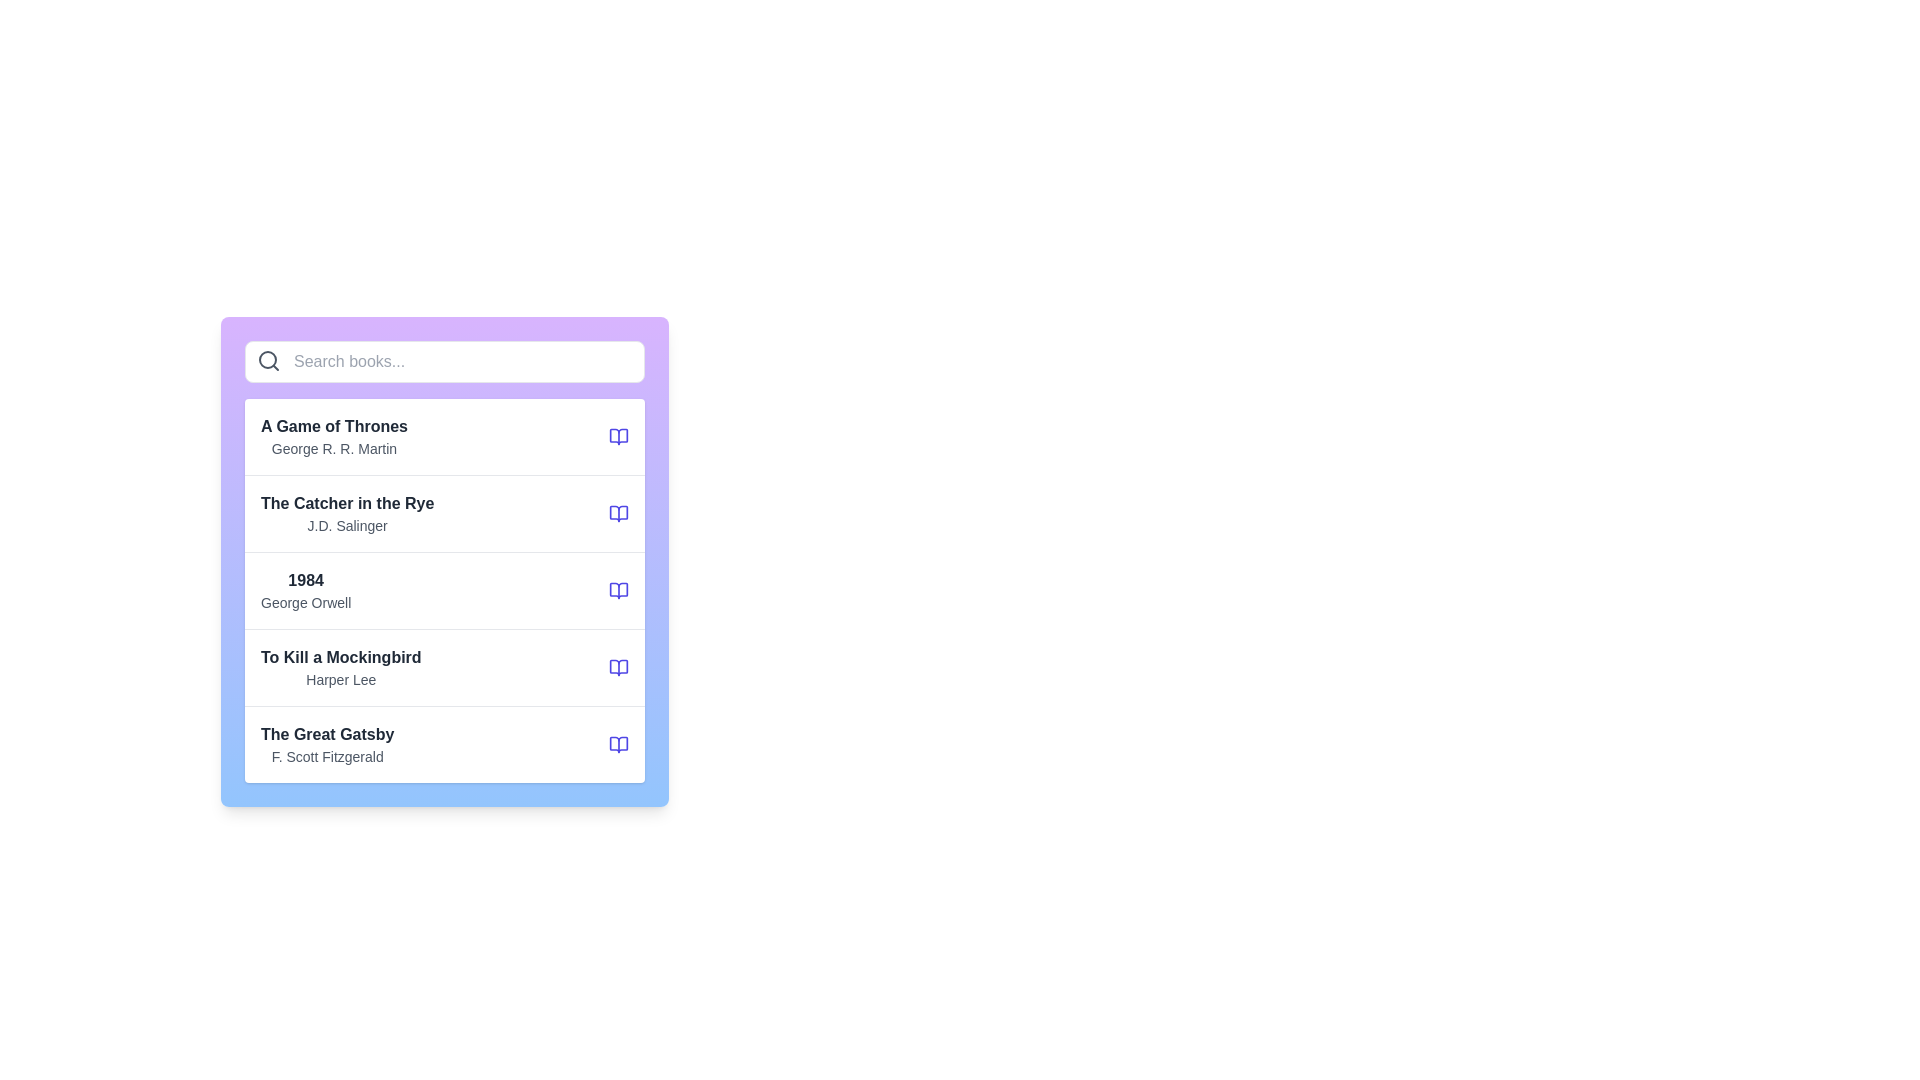 Image resolution: width=1920 pixels, height=1080 pixels. I want to click on the text label displaying '1984' by George Orwell, so click(305, 589).